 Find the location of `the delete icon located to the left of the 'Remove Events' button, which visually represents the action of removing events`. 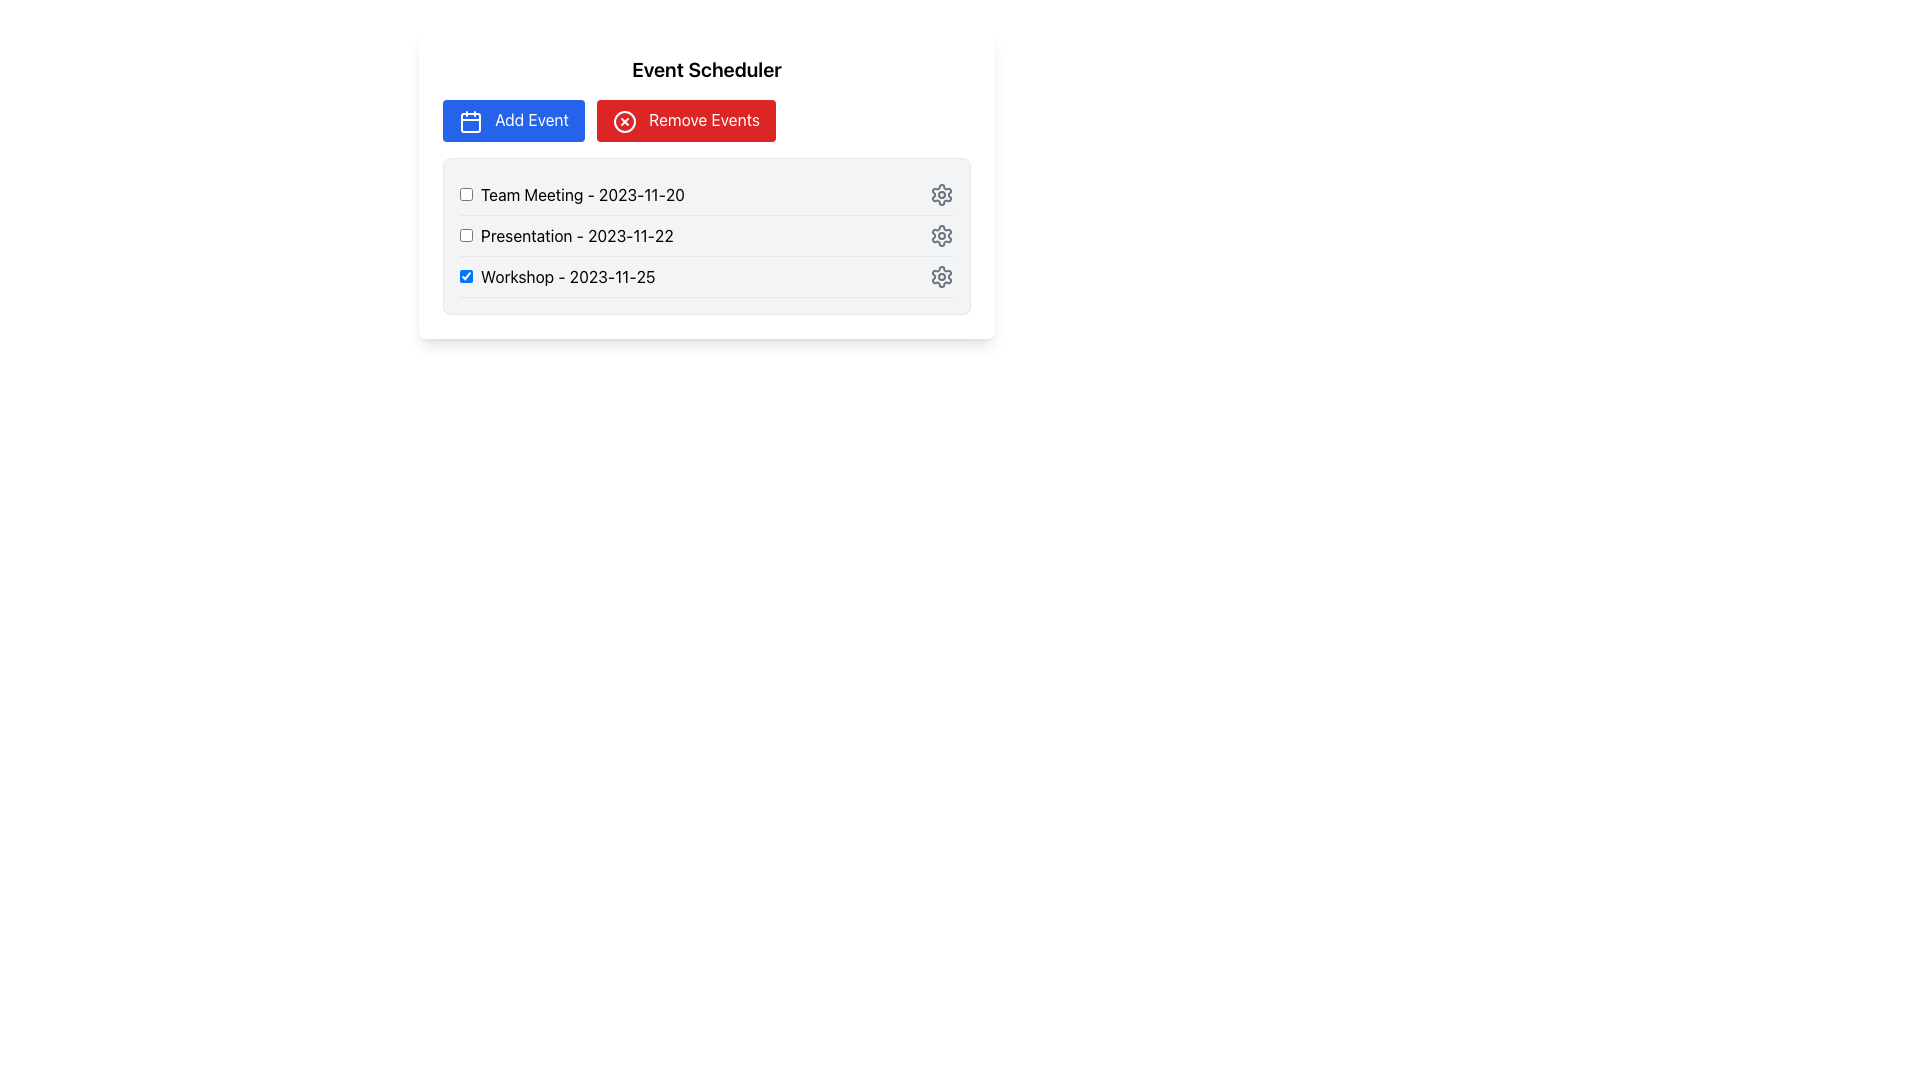

the delete icon located to the left of the 'Remove Events' button, which visually represents the action of removing events is located at coordinates (623, 121).